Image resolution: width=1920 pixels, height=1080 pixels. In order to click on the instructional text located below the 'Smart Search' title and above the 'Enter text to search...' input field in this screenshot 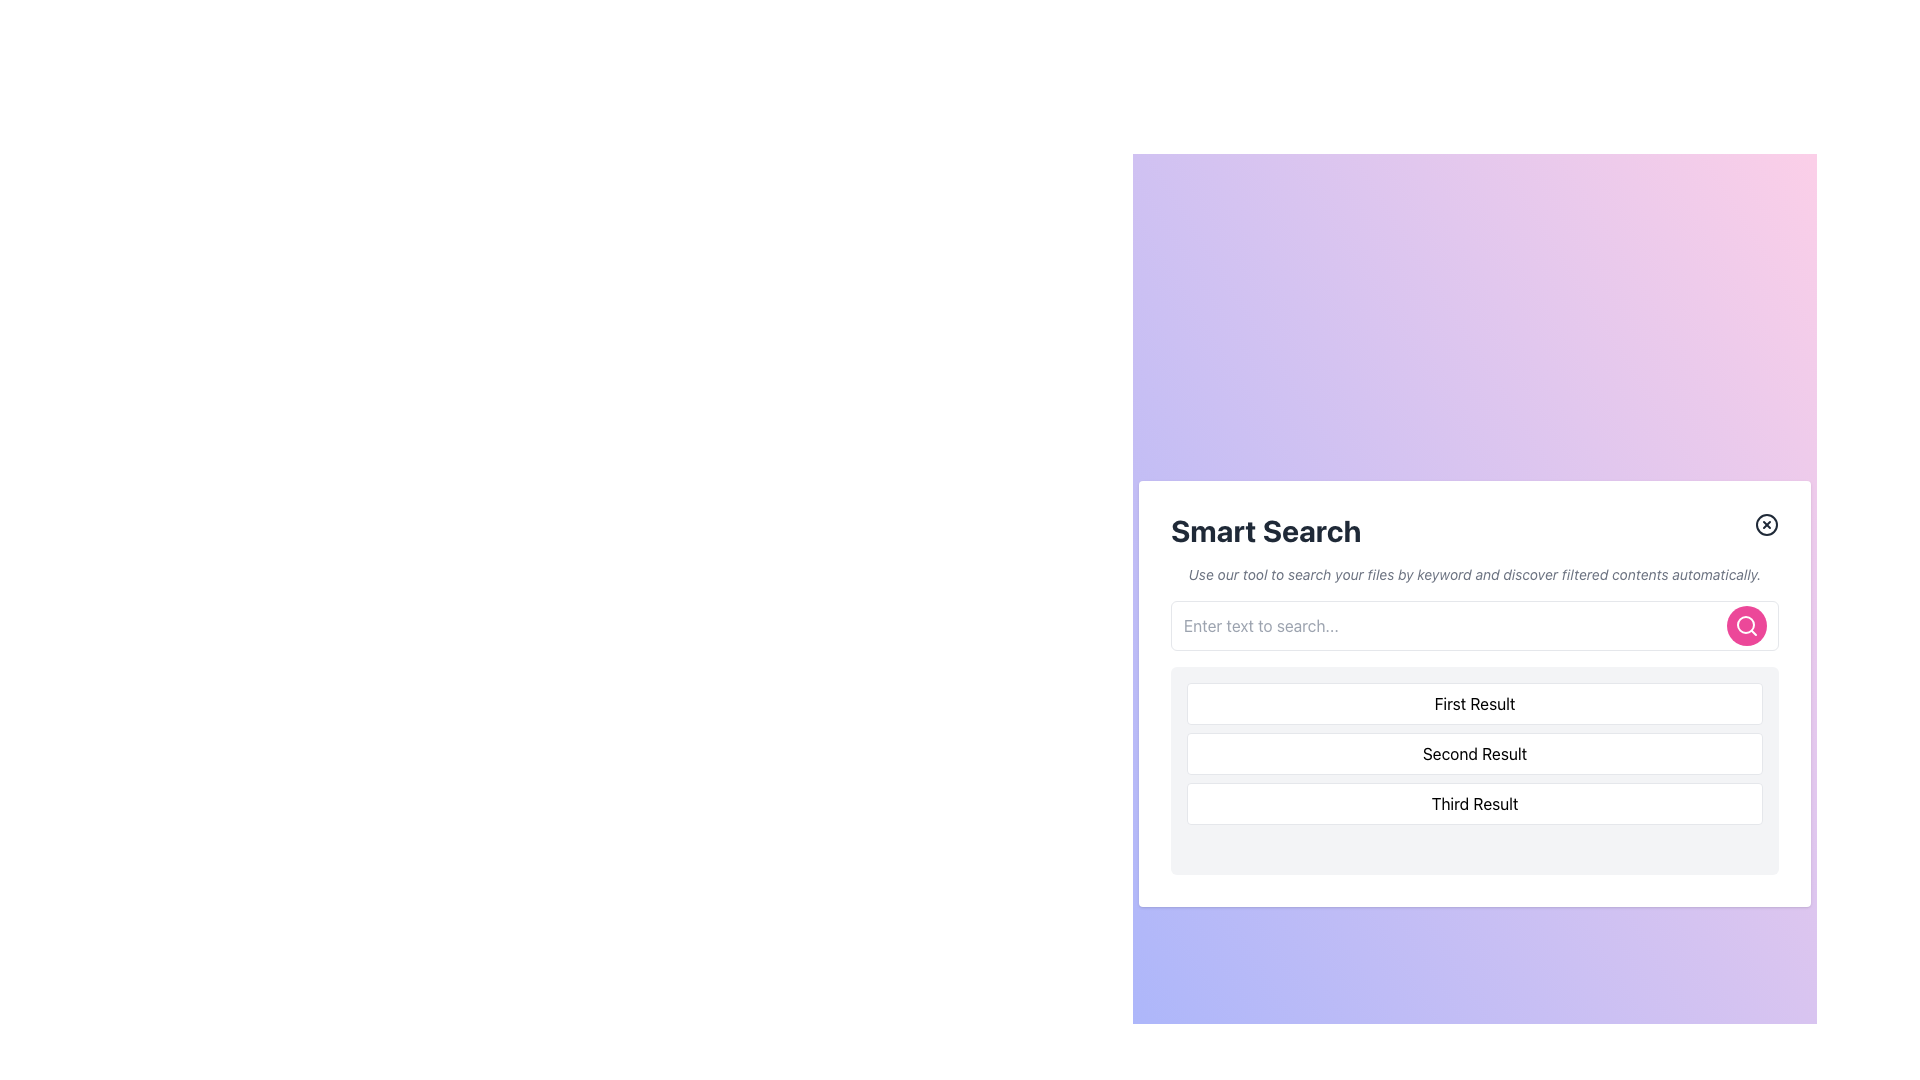, I will do `click(1474, 574)`.